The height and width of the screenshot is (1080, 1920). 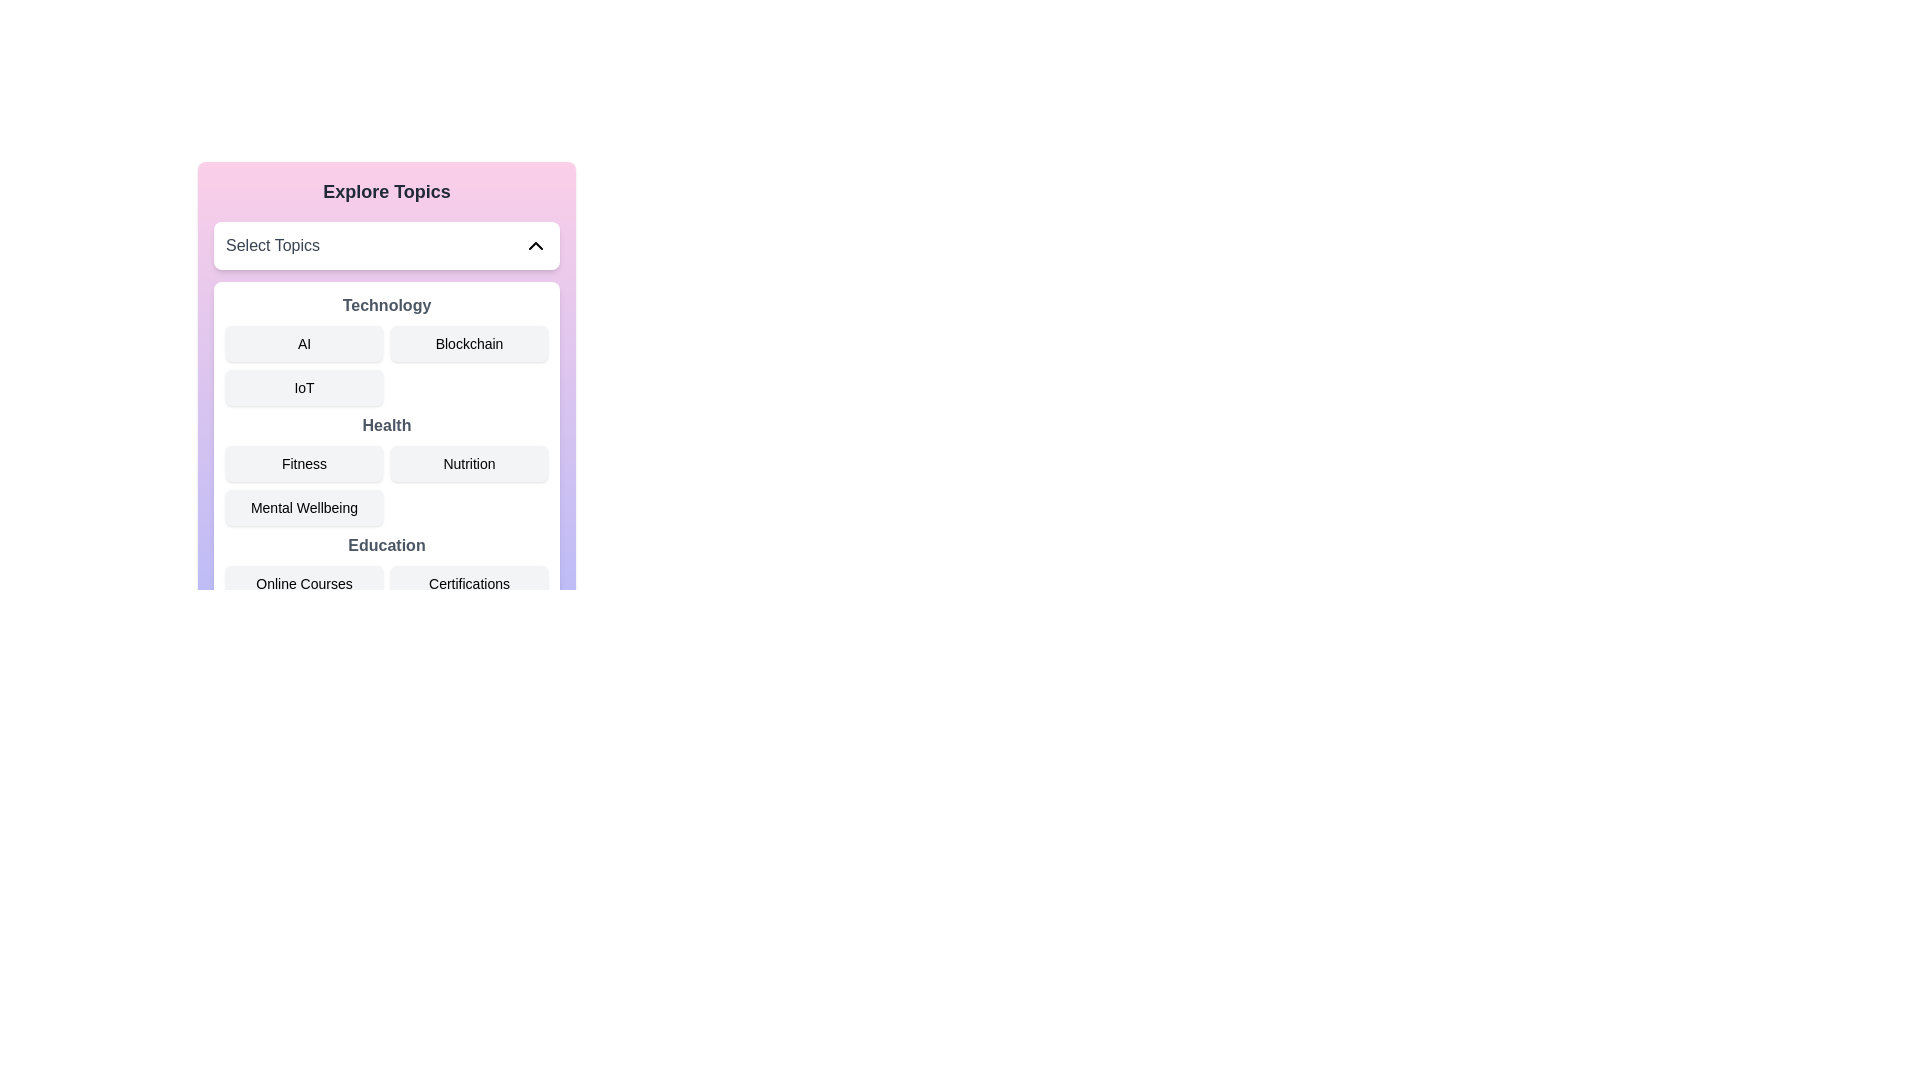 What do you see at coordinates (468, 463) in the screenshot?
I see `the 'Nutrition' button, which is the second item in the grid layout within the 'Health' section` at bounding box center [468, 463].